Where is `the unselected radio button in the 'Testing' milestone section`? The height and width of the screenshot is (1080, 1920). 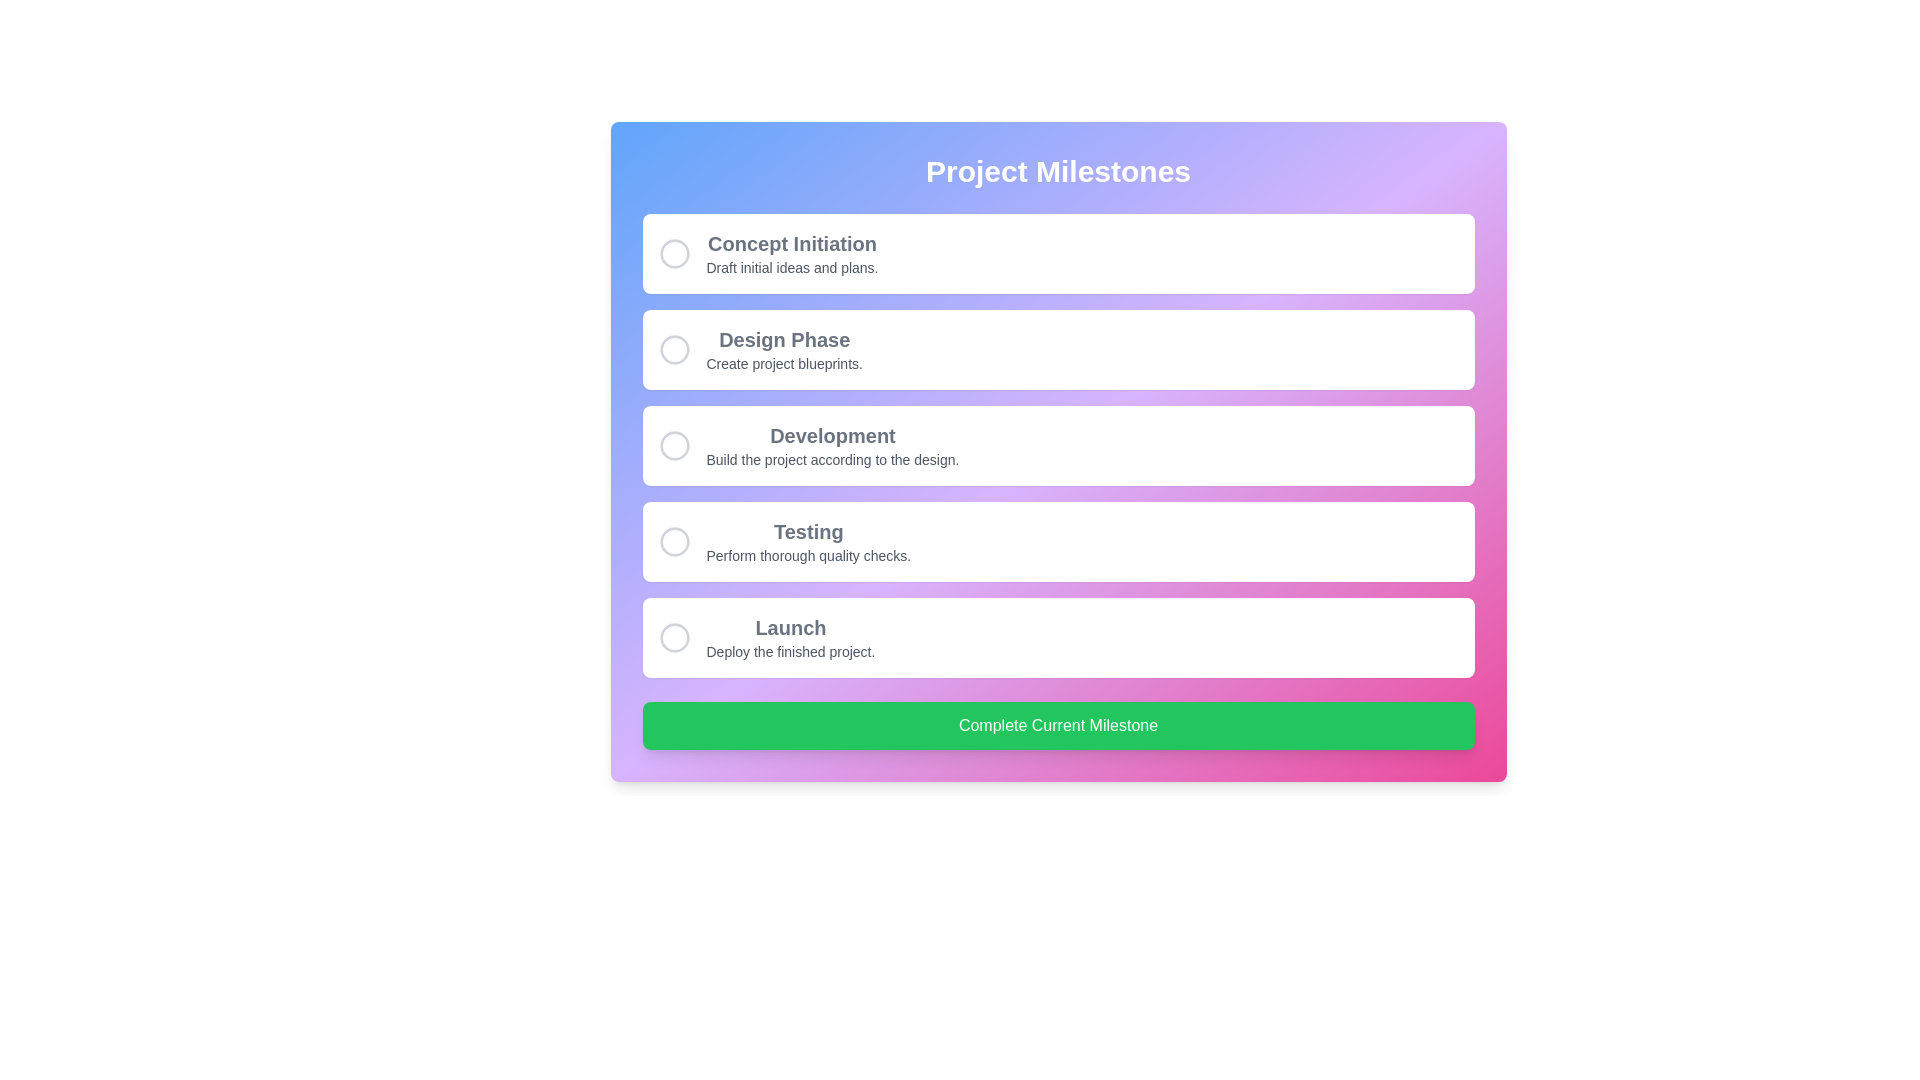 the unselected radio button in the 'Testing' milestone section is located at coordinates (674, 542).